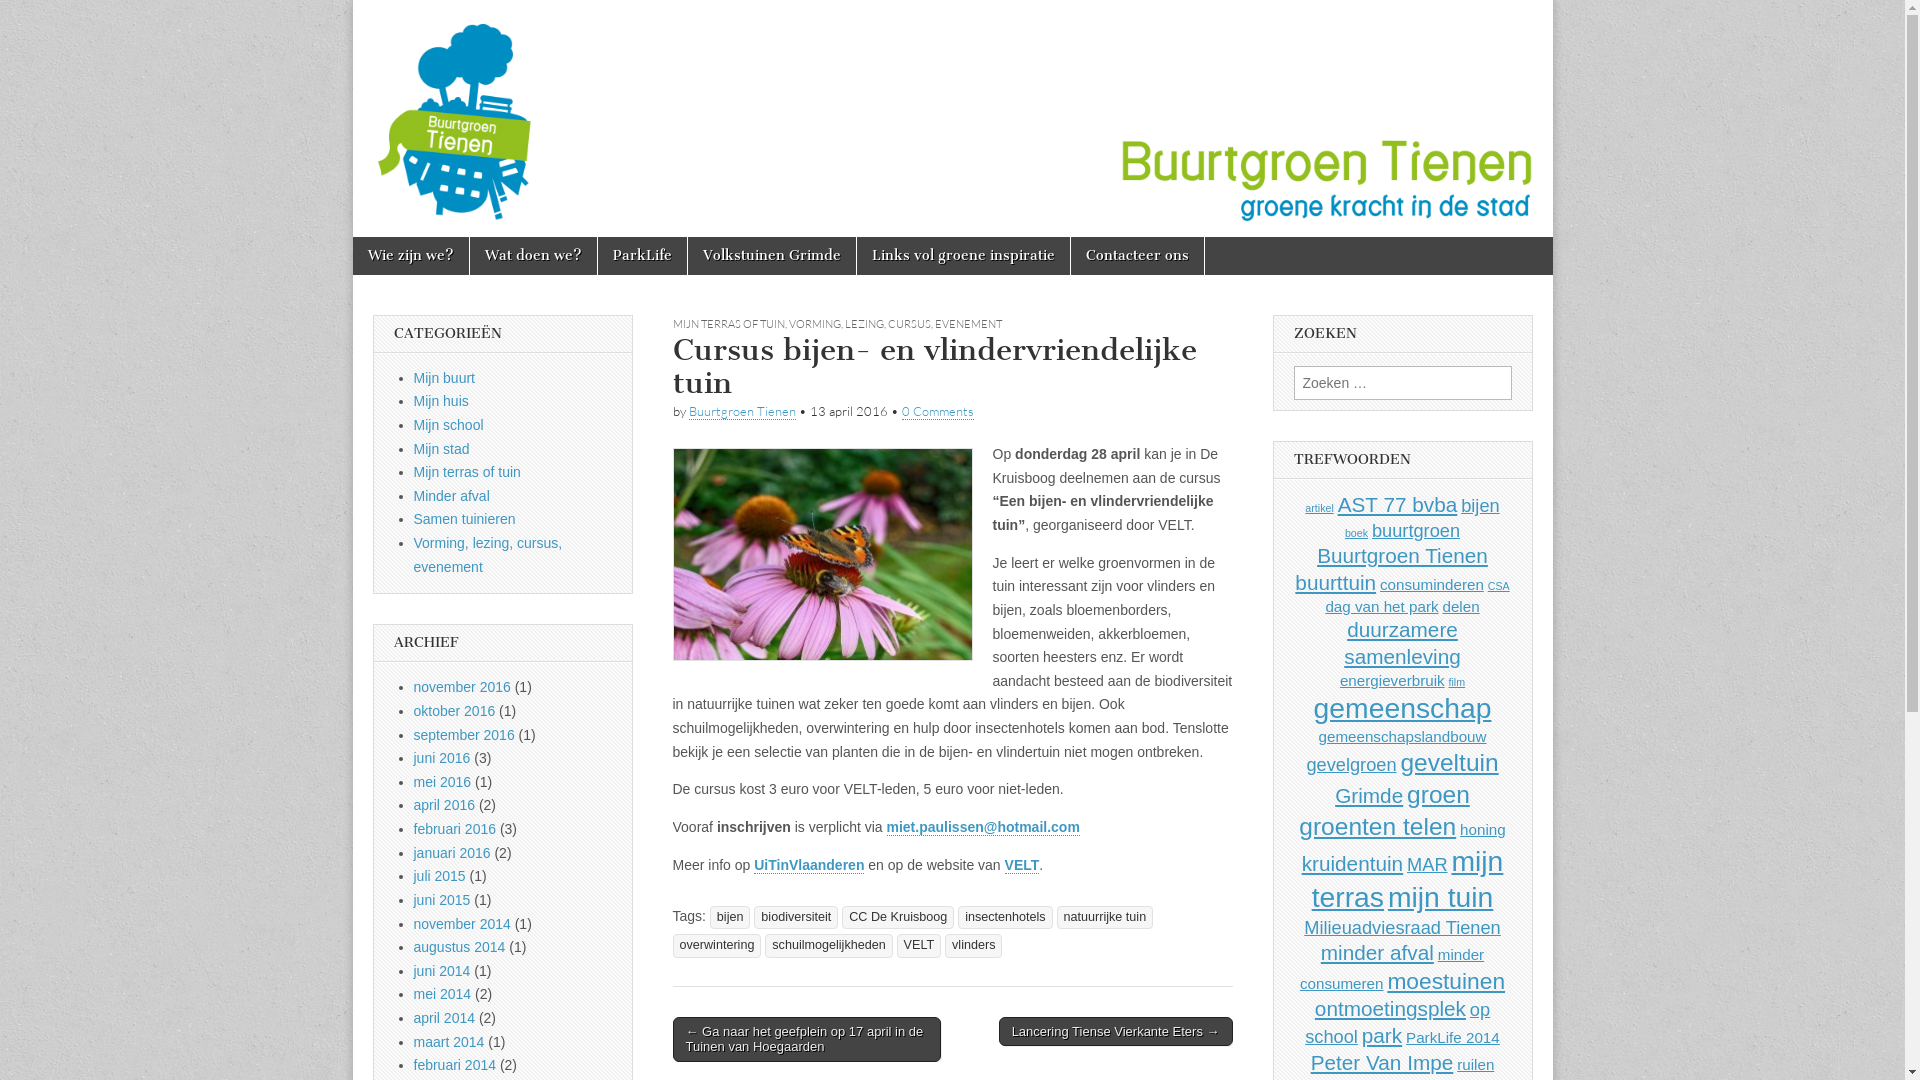 The width and height of the screenshot is (1920, 1080). What do you see at coordinates (440, 447) in the screenshot?
I see `'Mijn stad'` at bounding box center [440, 447].